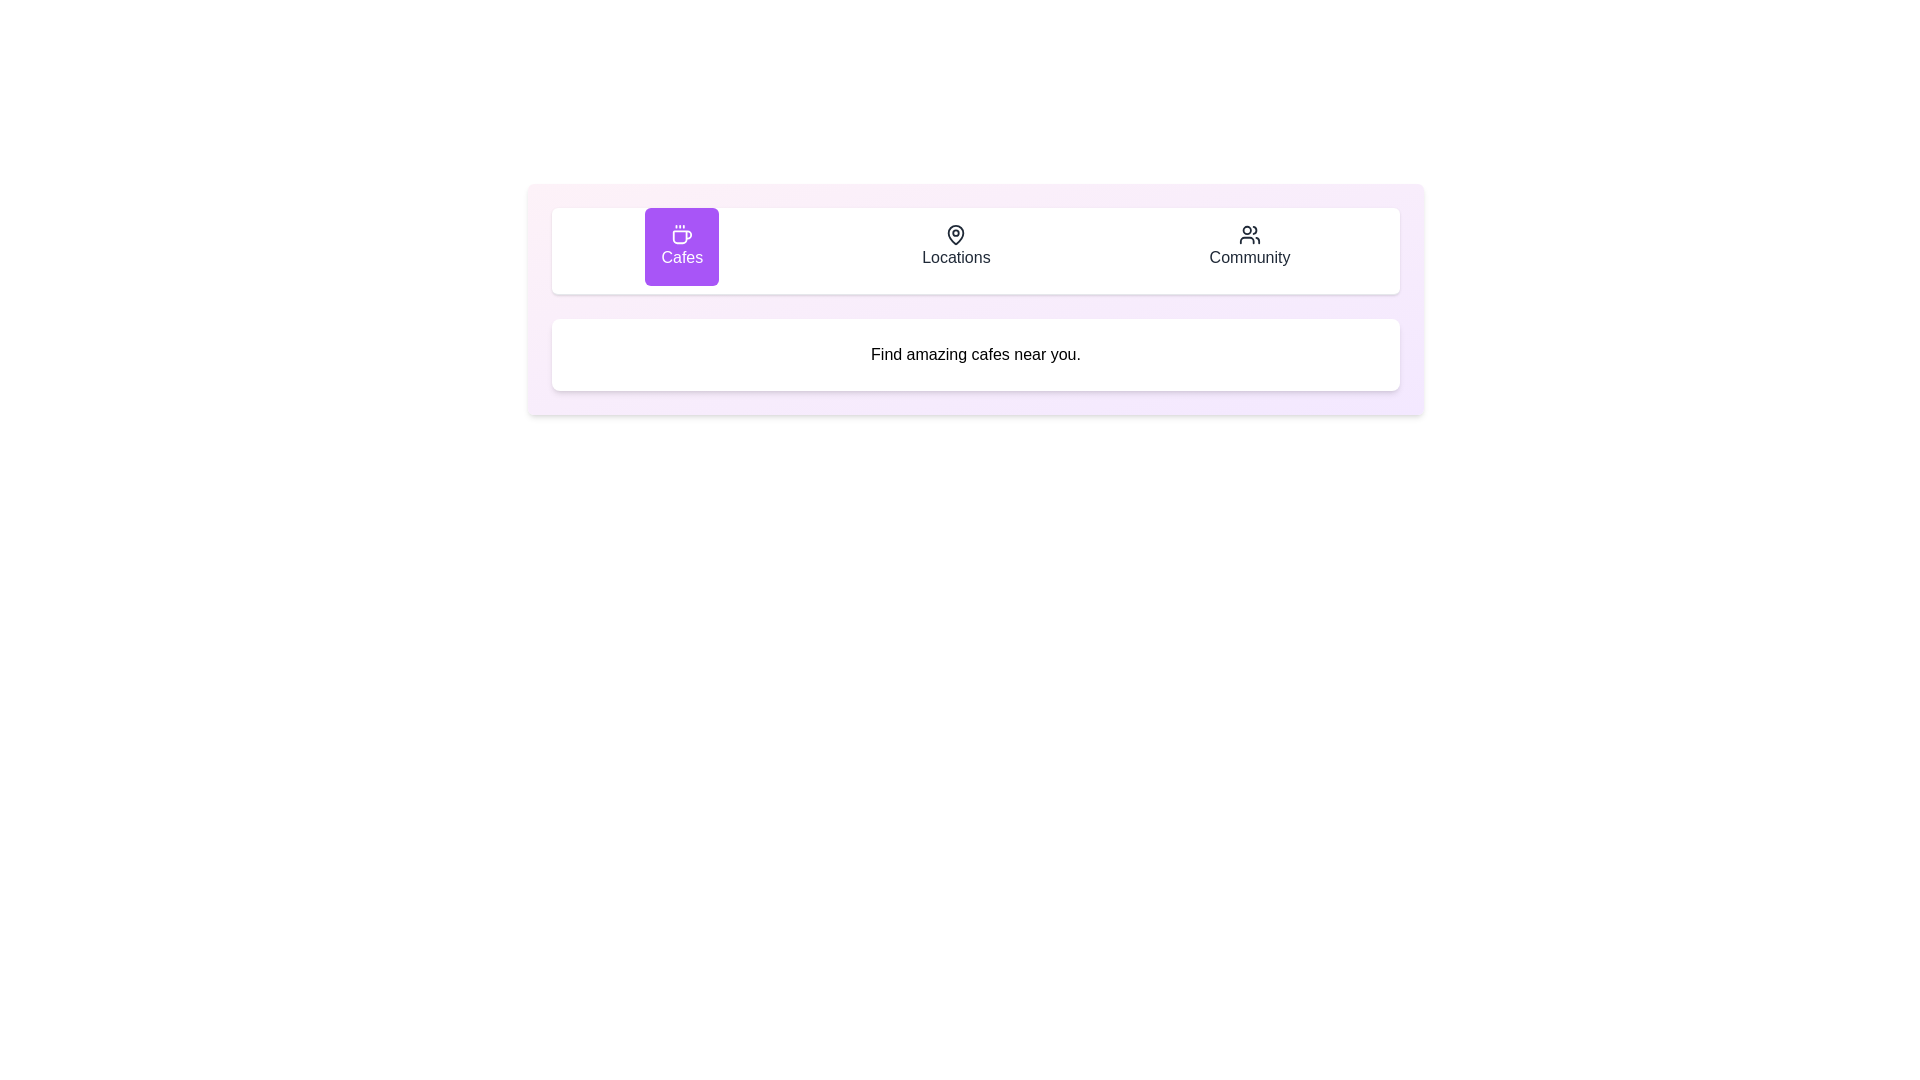 This screenshot has width=1920, height=1080. Describe the element at coordinates (1249, 245) in the screenshot. I see `the 'Community' button, which features an icon of three stylized human figures and is positioned in the third spot of a horizontal menu, to trigger a visual response` at that location.